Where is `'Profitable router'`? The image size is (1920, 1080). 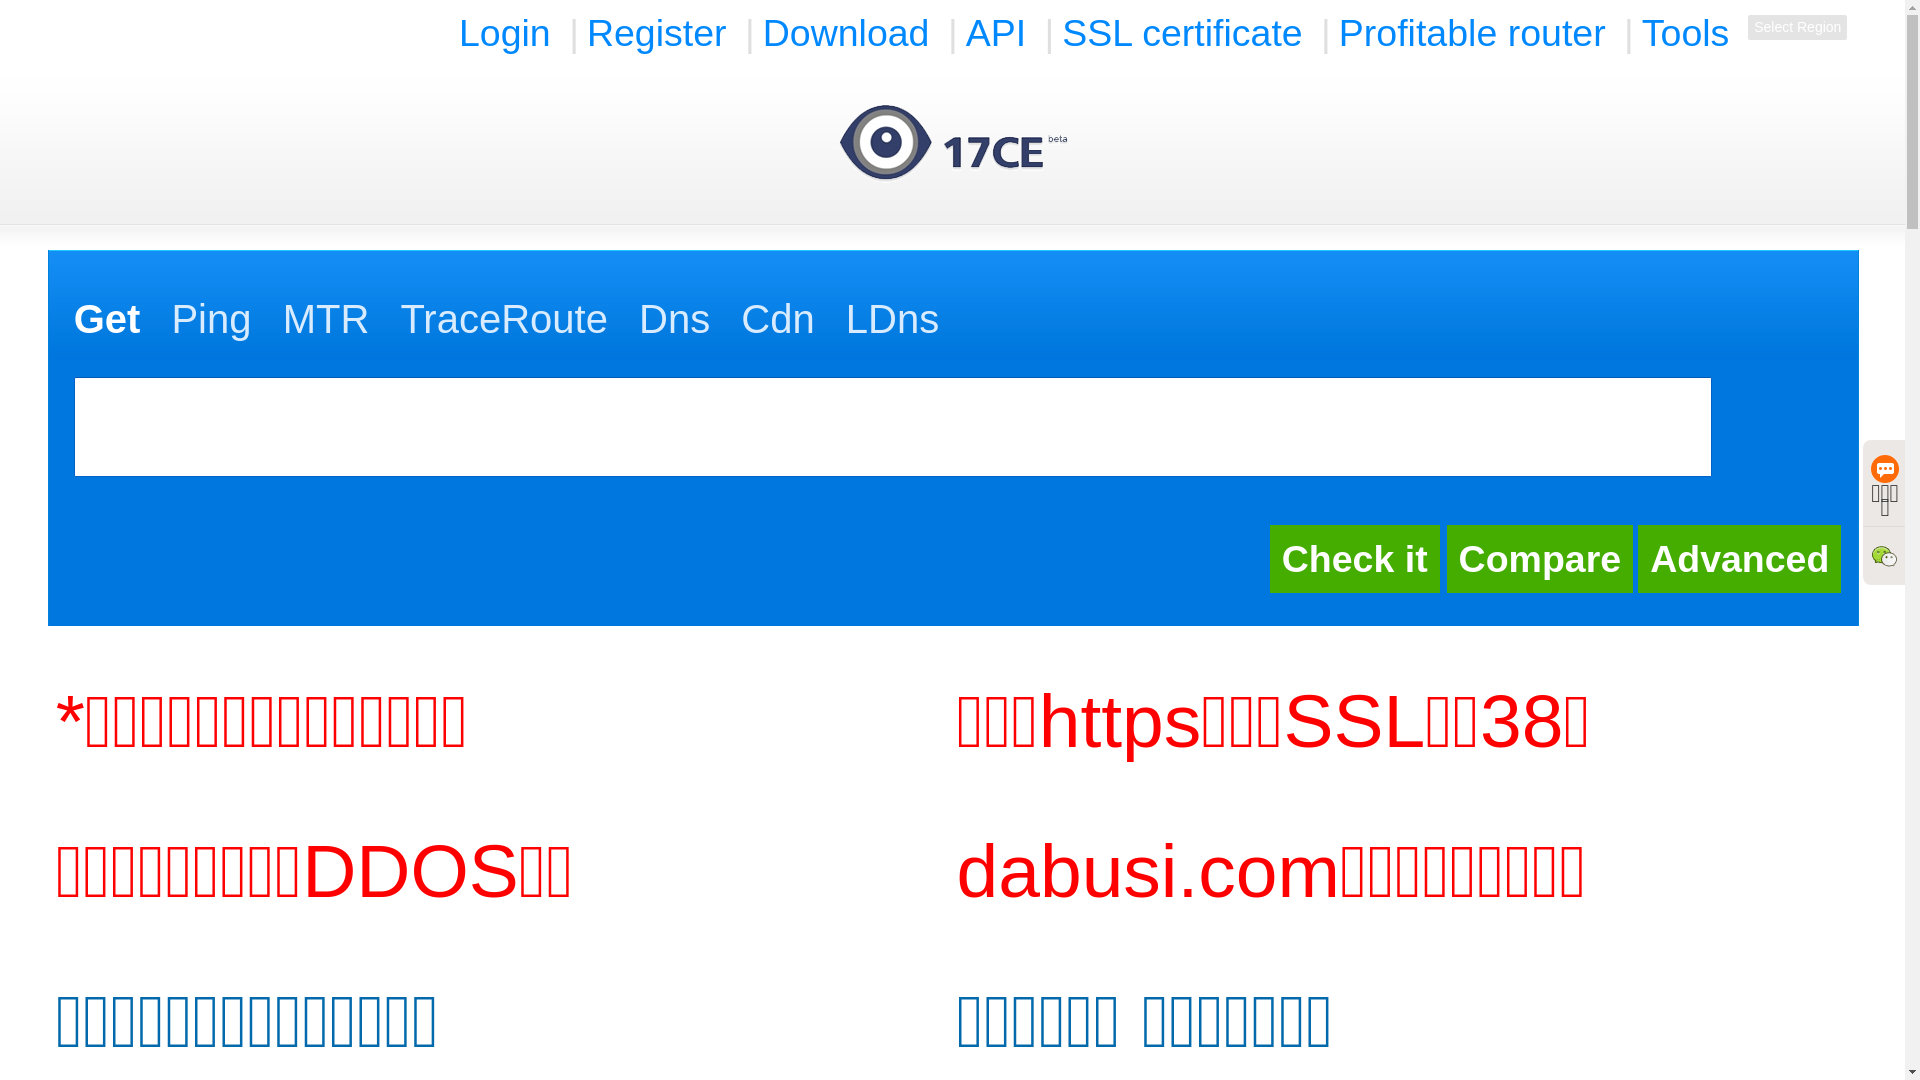 'Profitable router' is located at coordinates (1472, 33).